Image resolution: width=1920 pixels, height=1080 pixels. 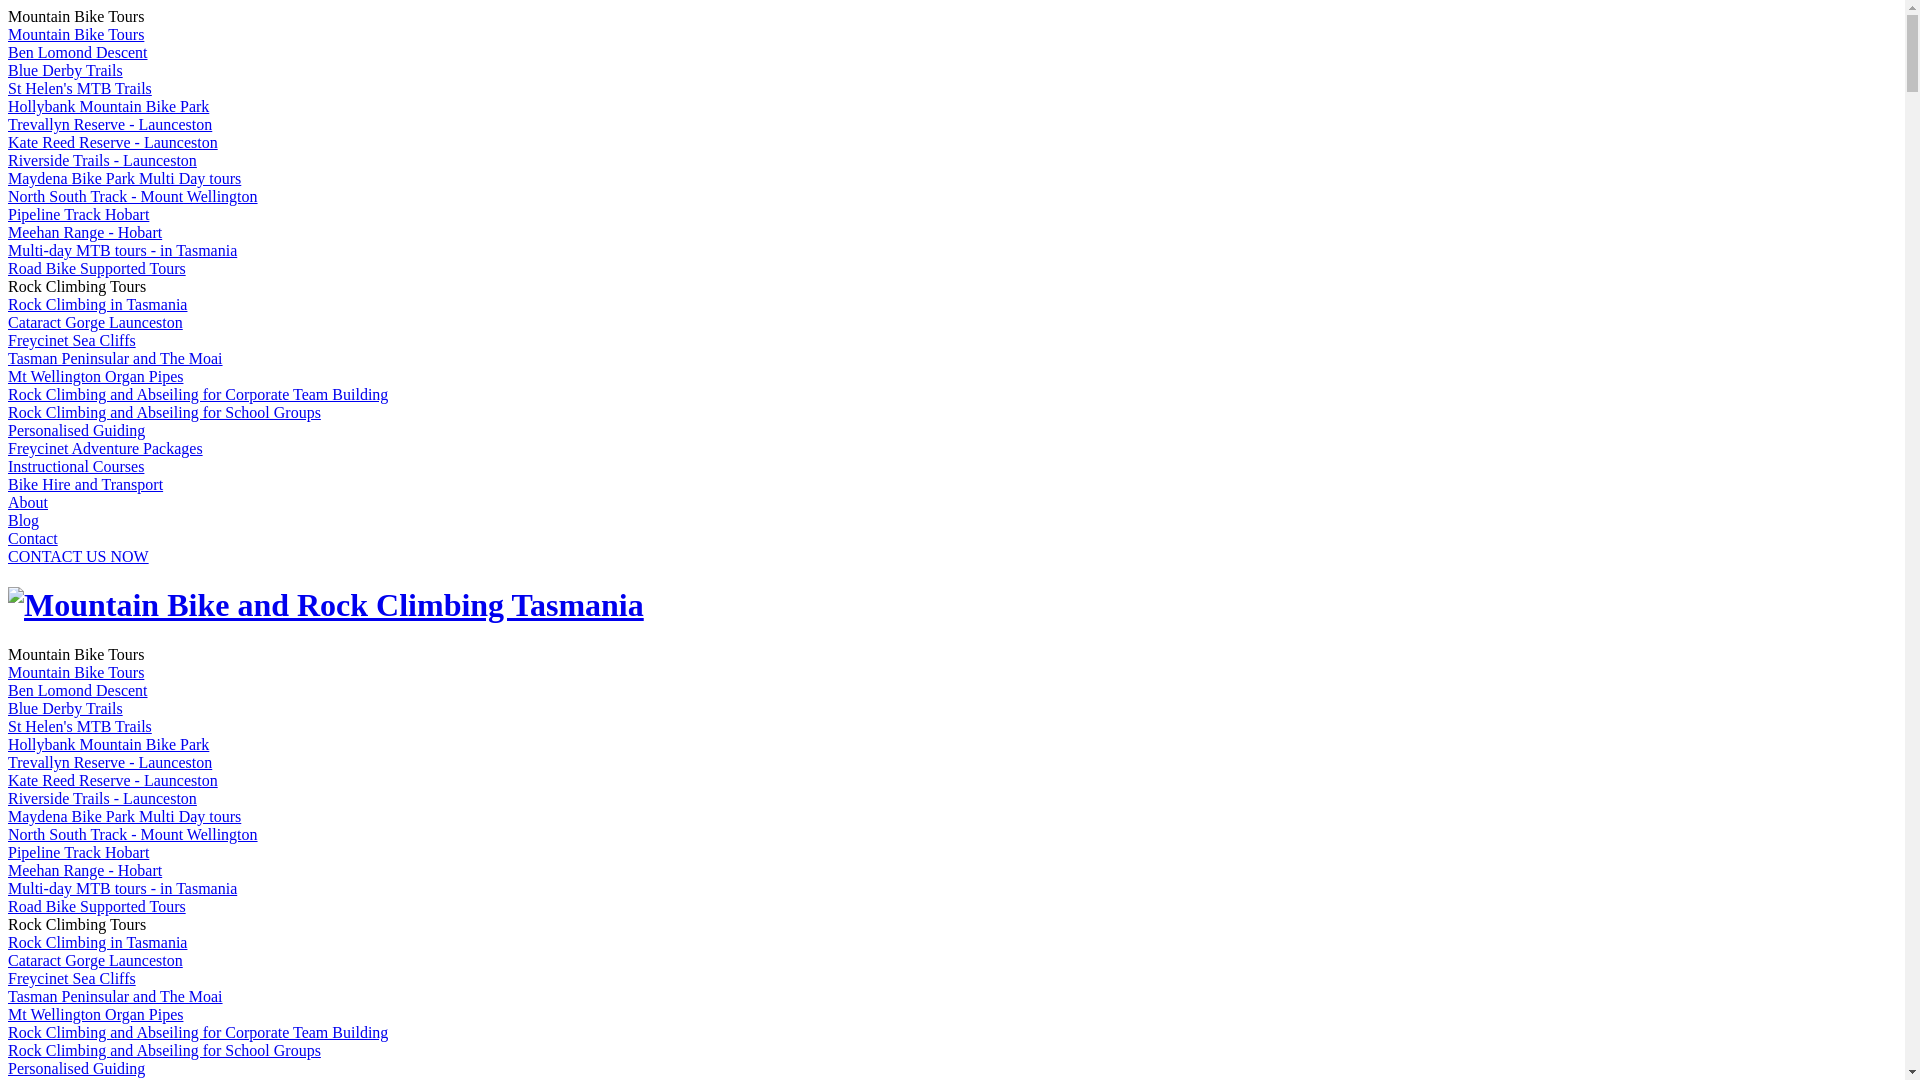 I want to click on 'Multi-day MTB tours - in Tasmania', so click(x=121, y=887).